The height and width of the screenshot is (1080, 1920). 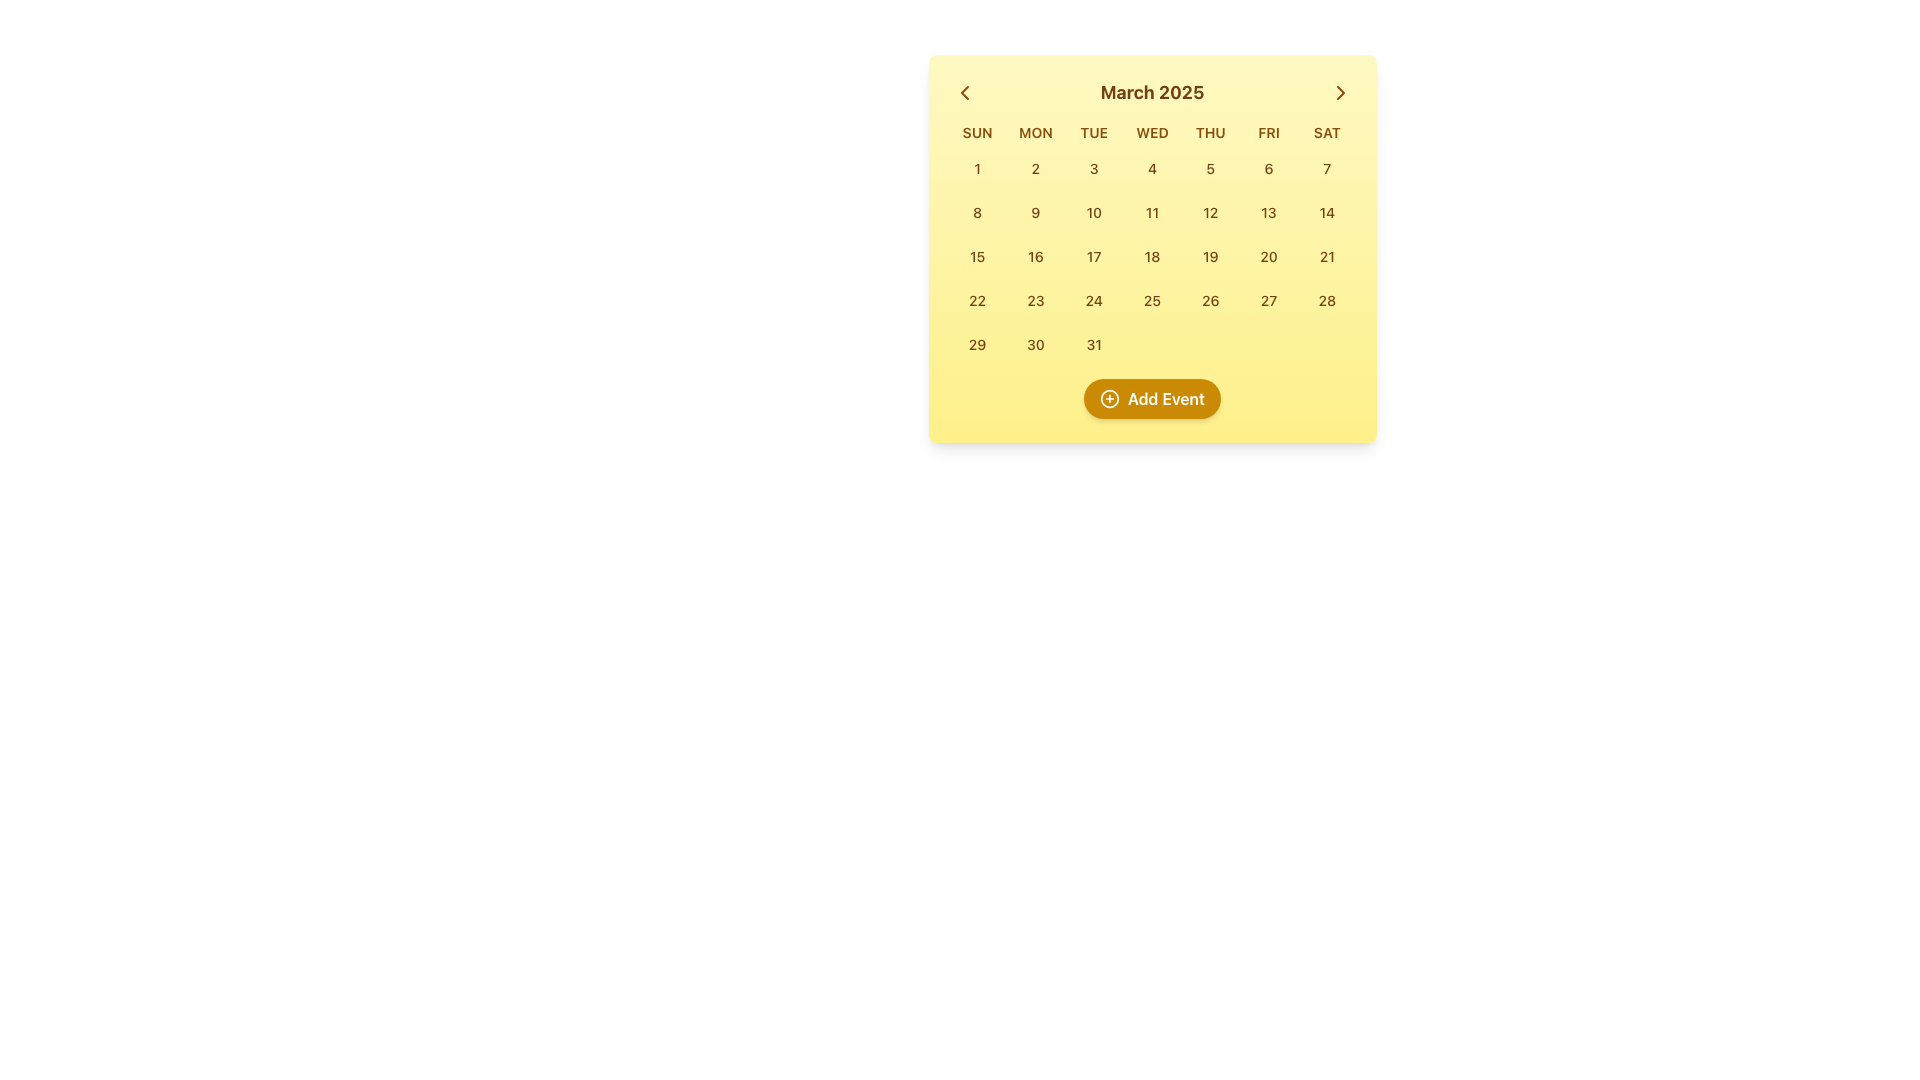 What do you see at coordinates (1152, 255) in the screenshot?
I see `the bold text '18' displayed within the calendar grid` at bounding box center [1152, 255].